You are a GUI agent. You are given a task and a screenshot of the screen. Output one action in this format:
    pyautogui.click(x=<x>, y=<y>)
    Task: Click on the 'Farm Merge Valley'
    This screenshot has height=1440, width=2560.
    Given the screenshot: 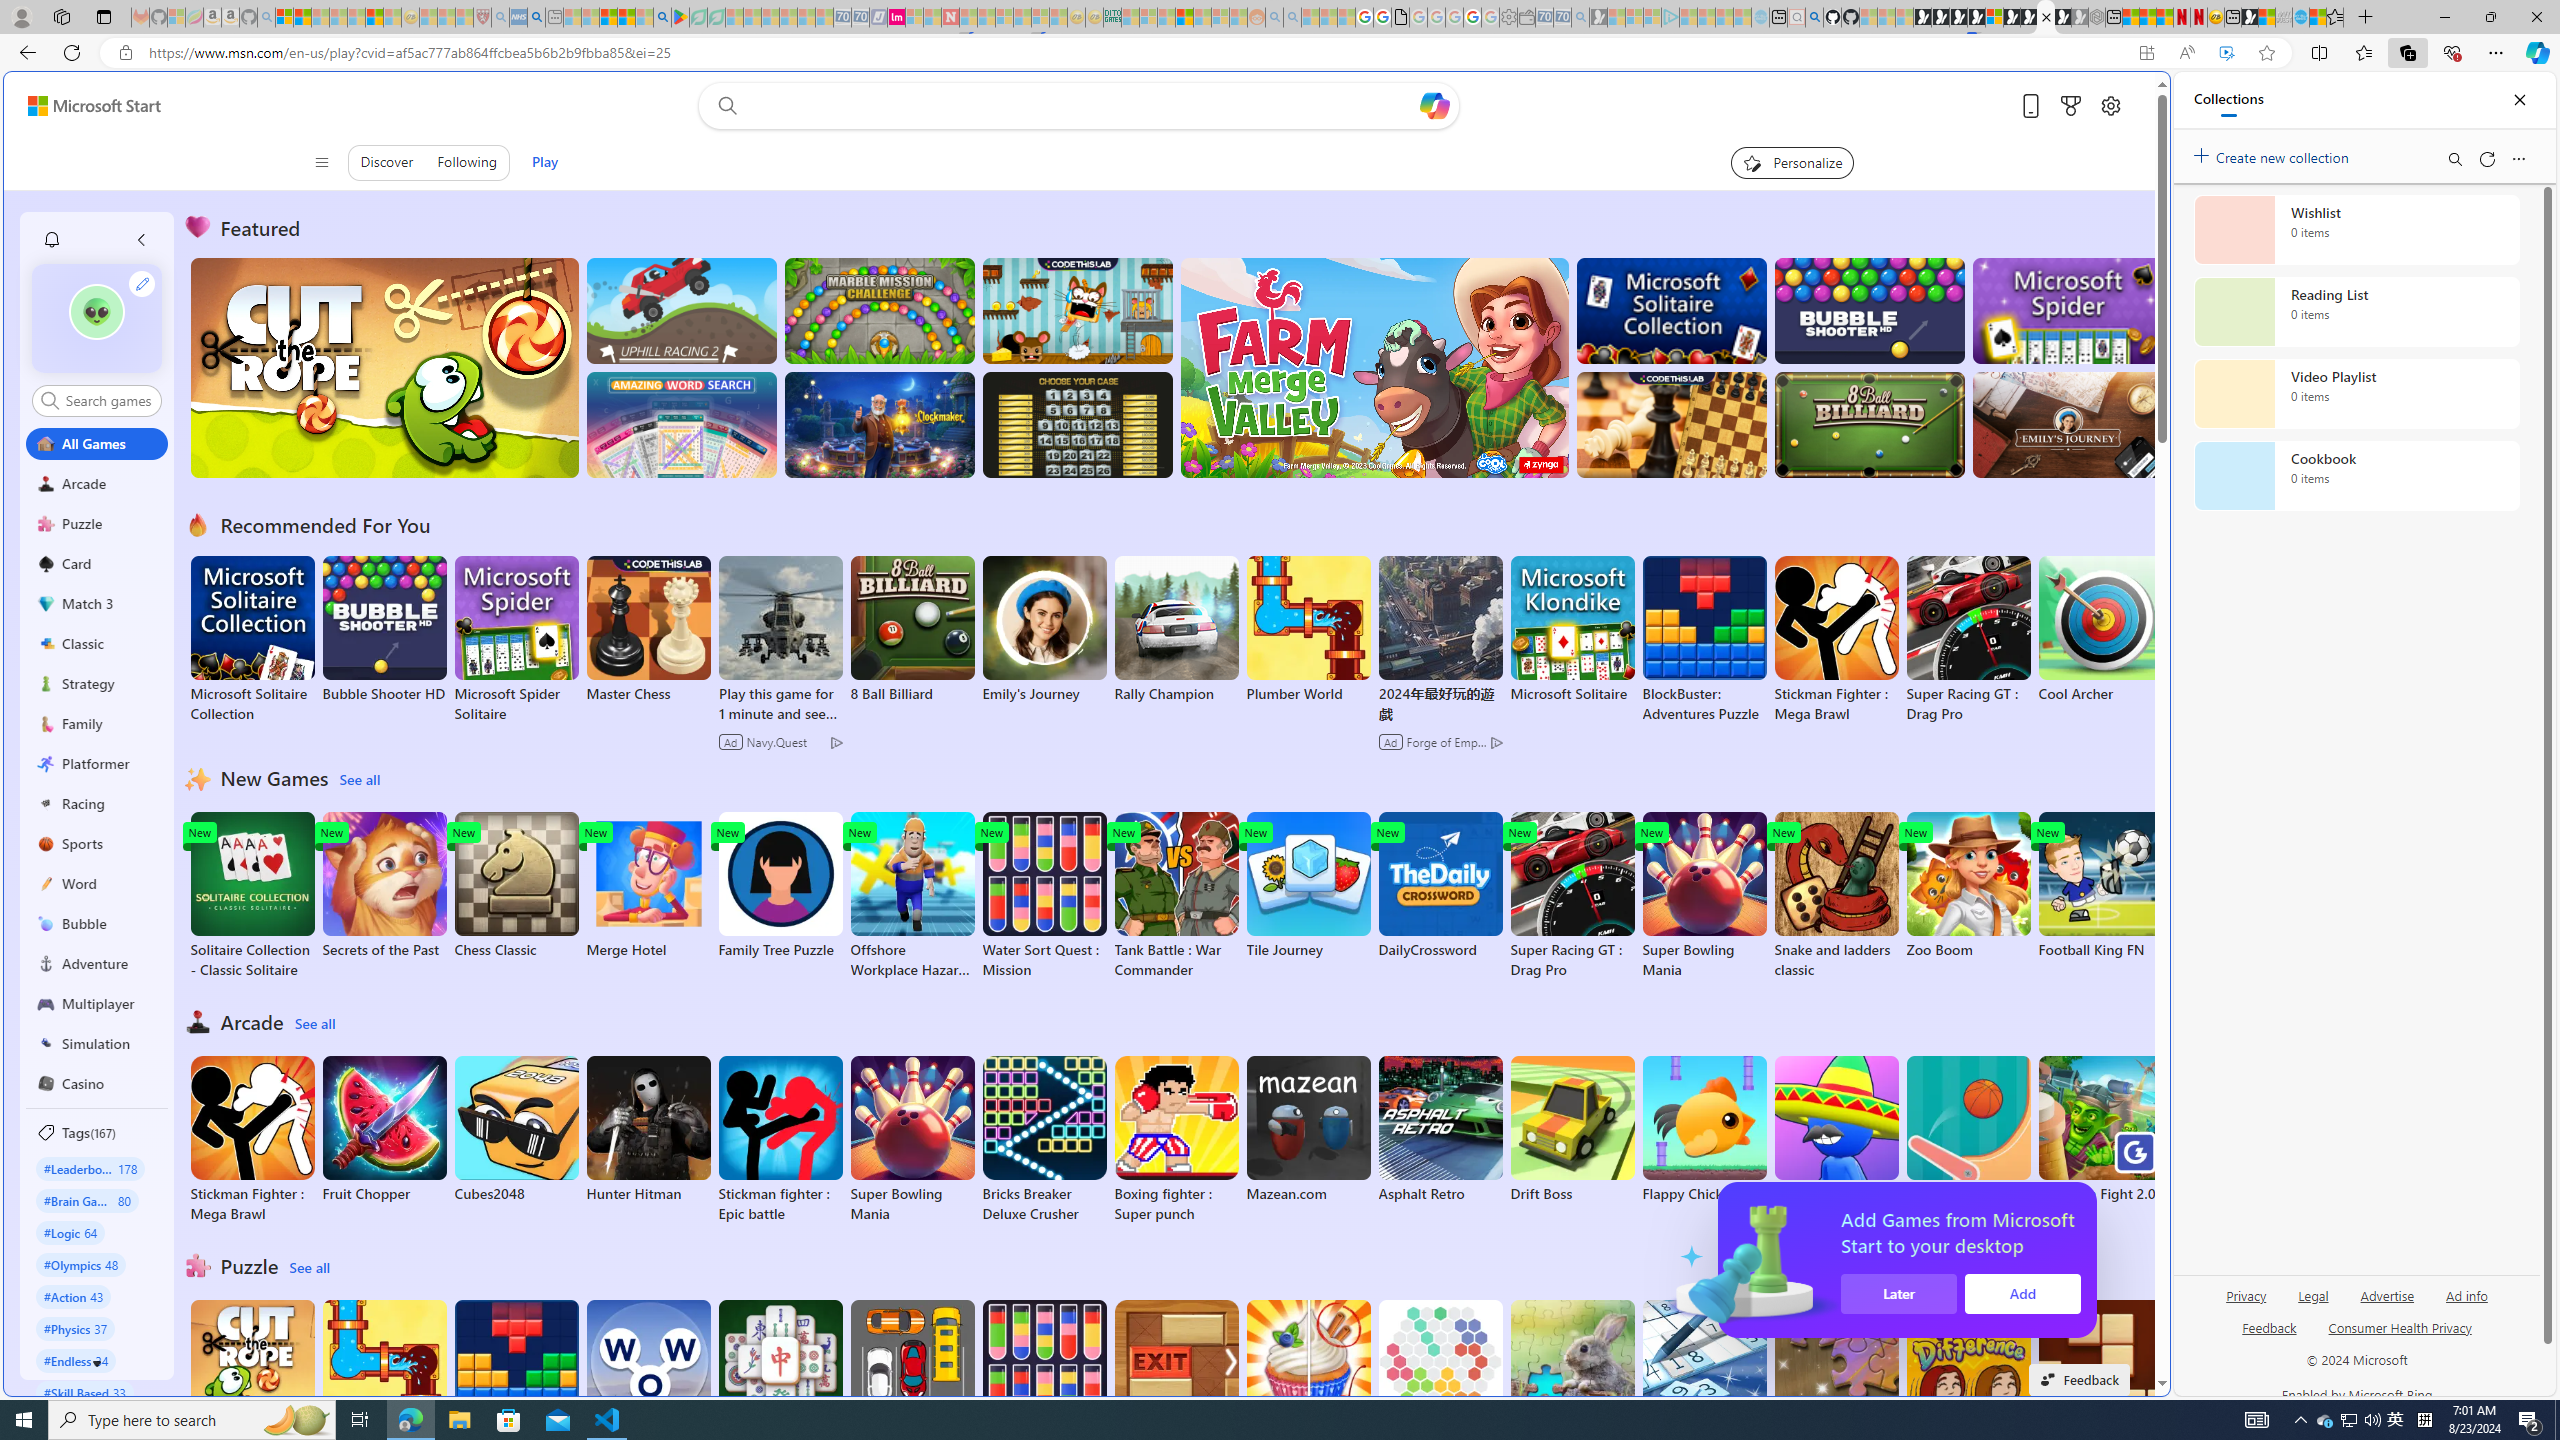 What is the action you would take?
    pyautogui.click(x=1373, y=367)
    